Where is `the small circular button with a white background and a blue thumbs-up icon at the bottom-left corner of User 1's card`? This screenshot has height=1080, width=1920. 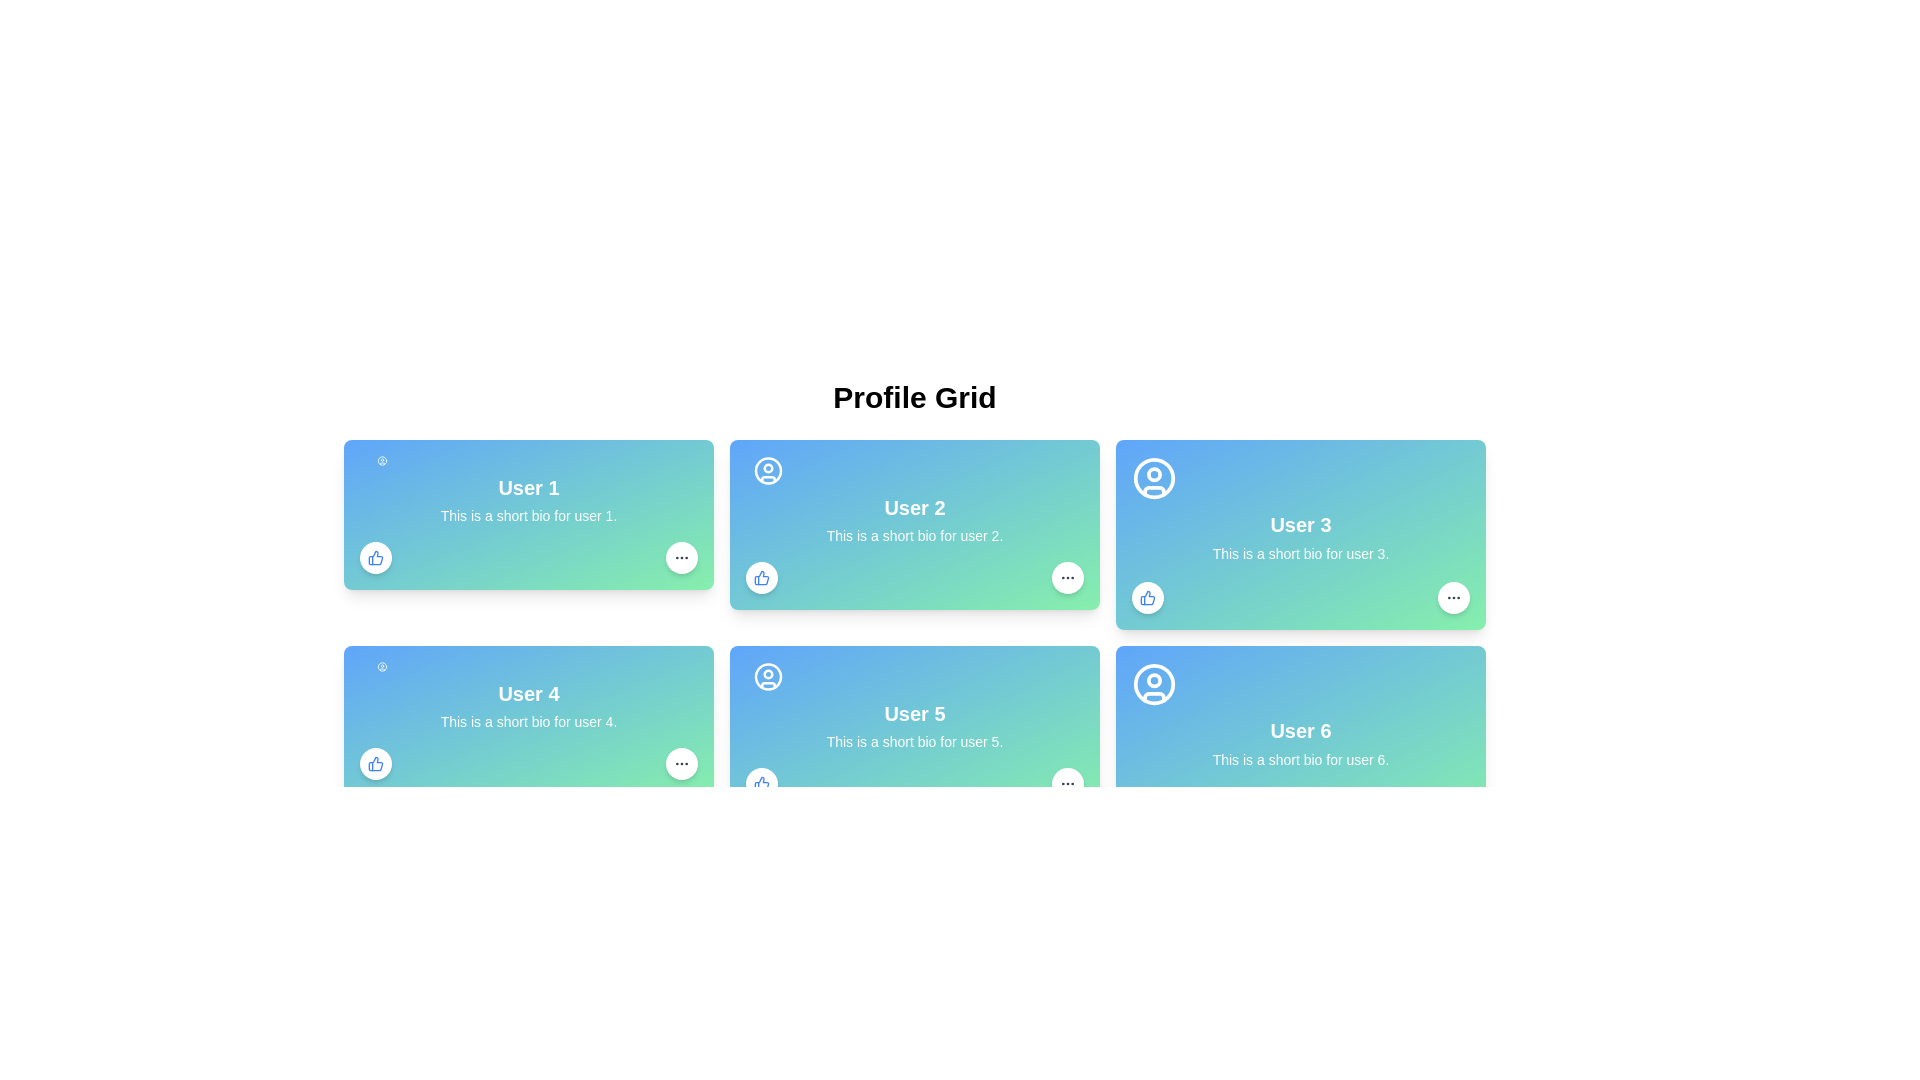 the small circular button with a white background and a blue thumbs-up icon at the bottom-left corner of User 1's card is located at coordinates (375, 558).